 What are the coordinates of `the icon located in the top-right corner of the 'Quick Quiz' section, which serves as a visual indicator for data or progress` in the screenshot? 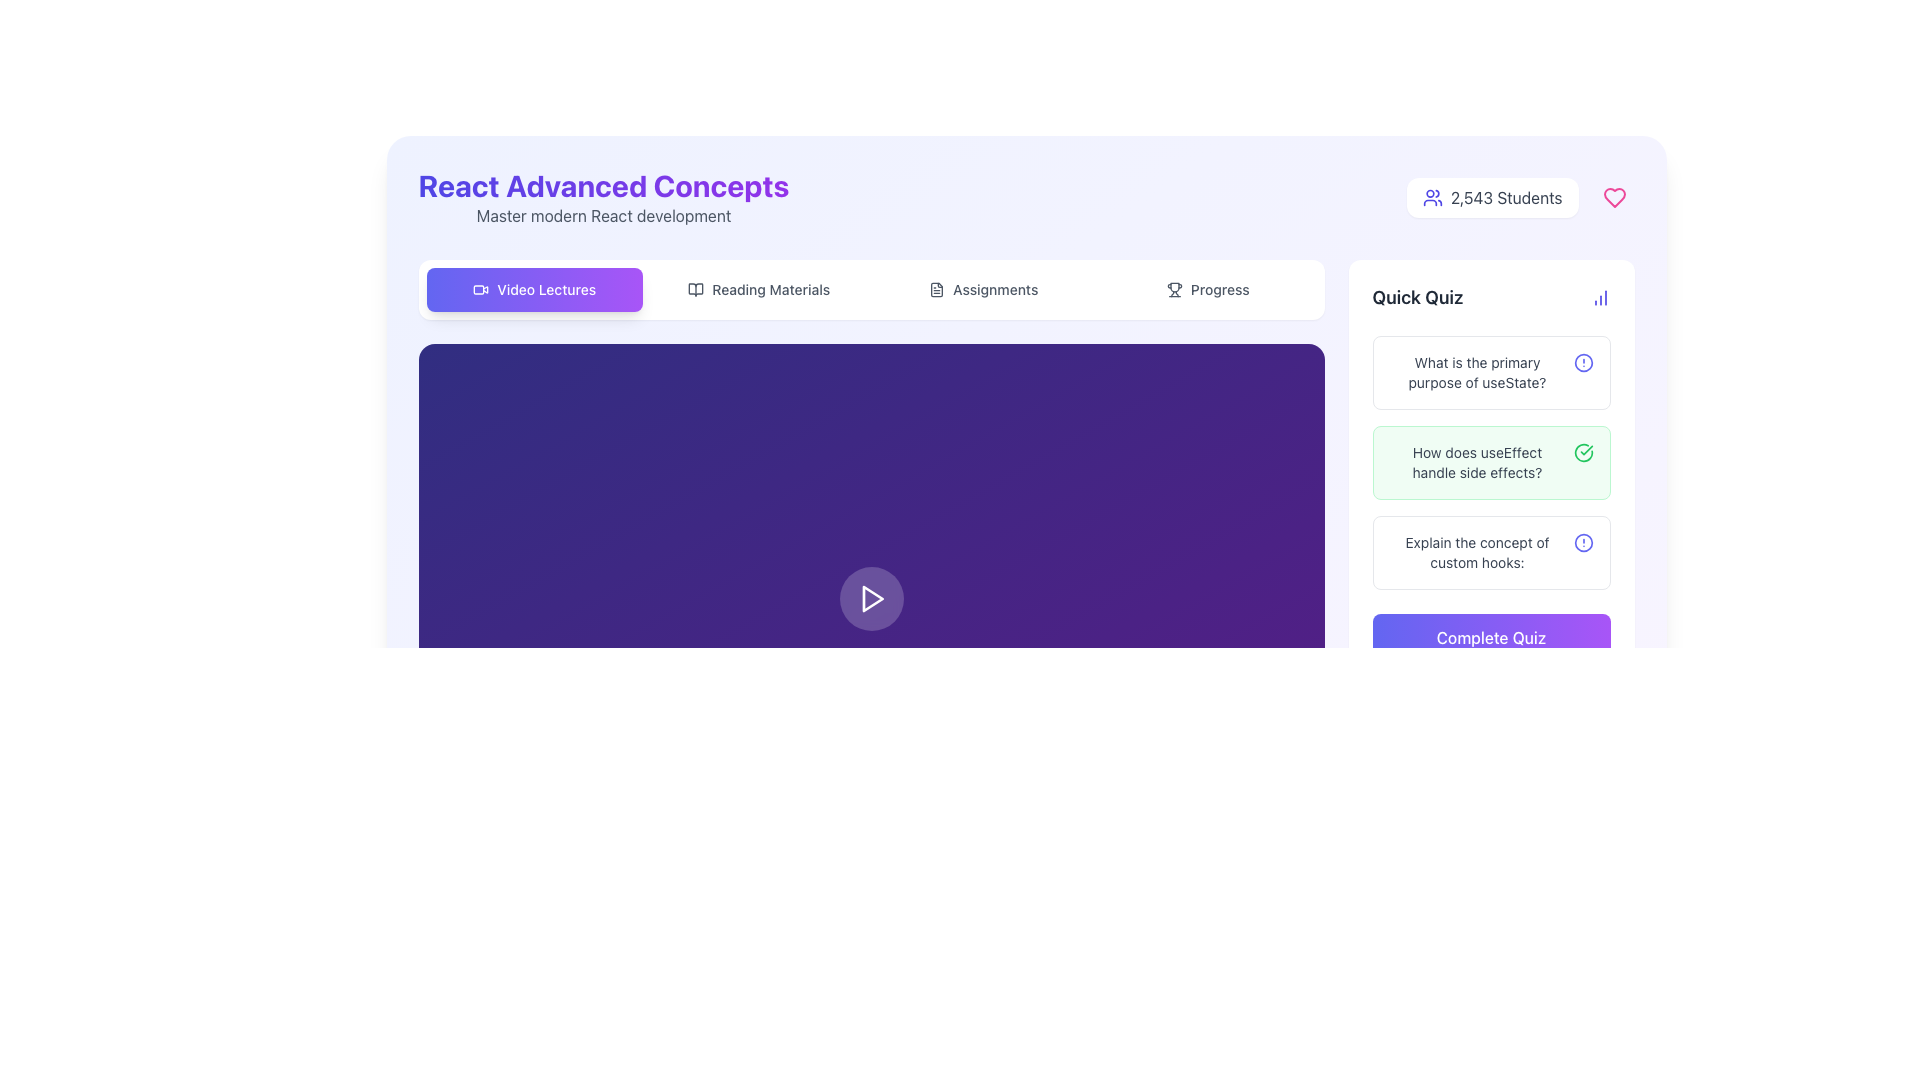 It's located at (1600, 297).